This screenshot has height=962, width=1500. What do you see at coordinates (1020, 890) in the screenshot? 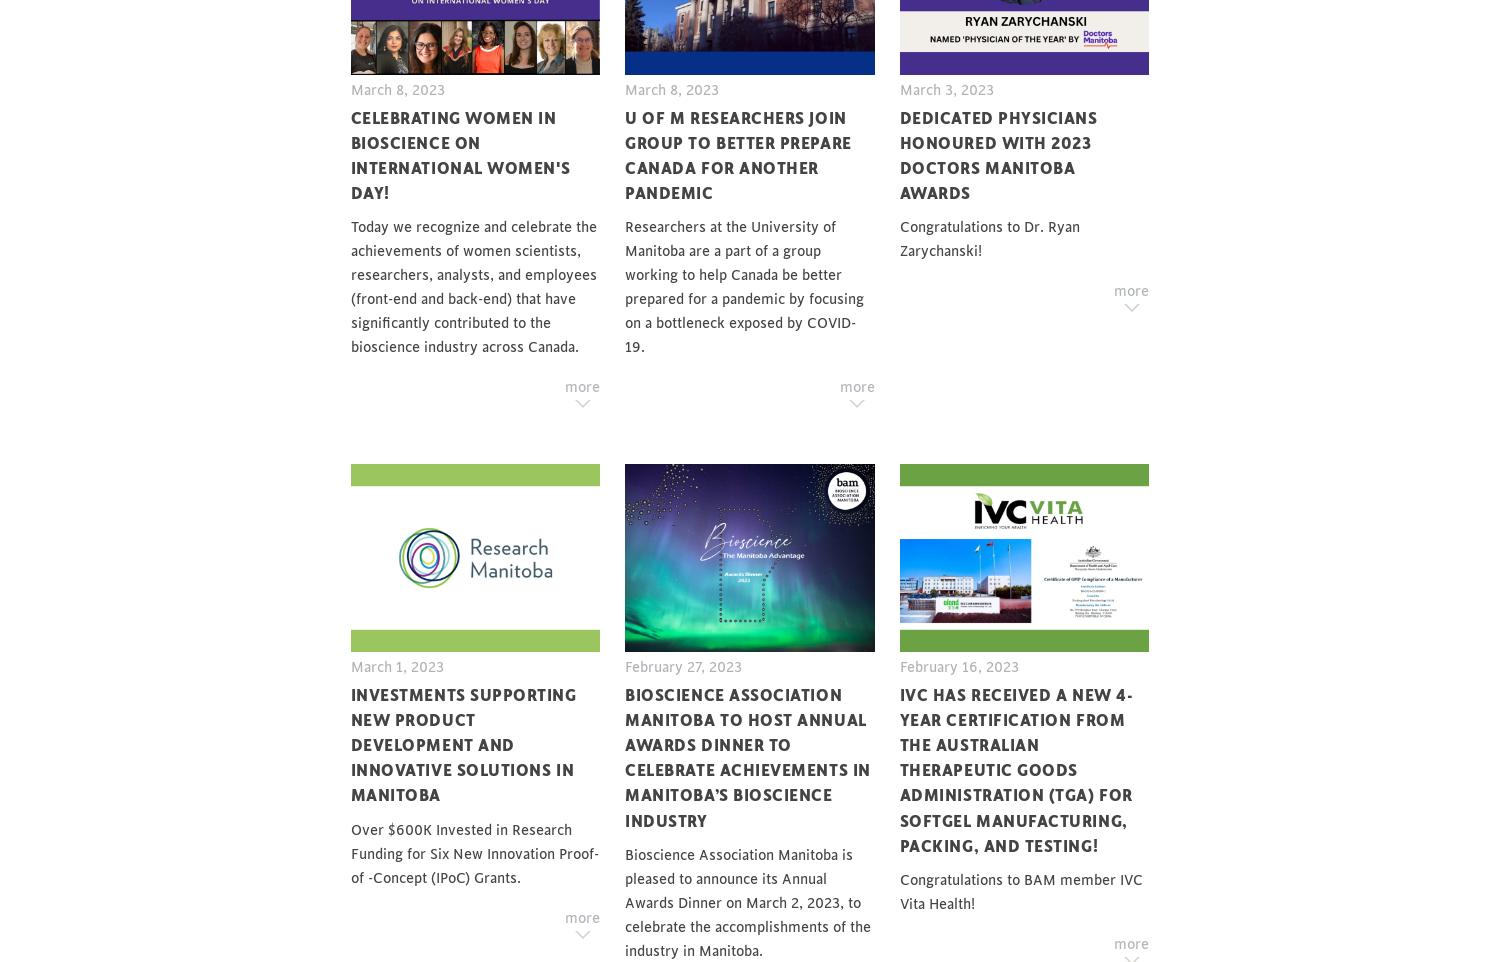
I see `'Congratulations to BAM member IVC Vita Health!'` at bounding box center [1020, 890].